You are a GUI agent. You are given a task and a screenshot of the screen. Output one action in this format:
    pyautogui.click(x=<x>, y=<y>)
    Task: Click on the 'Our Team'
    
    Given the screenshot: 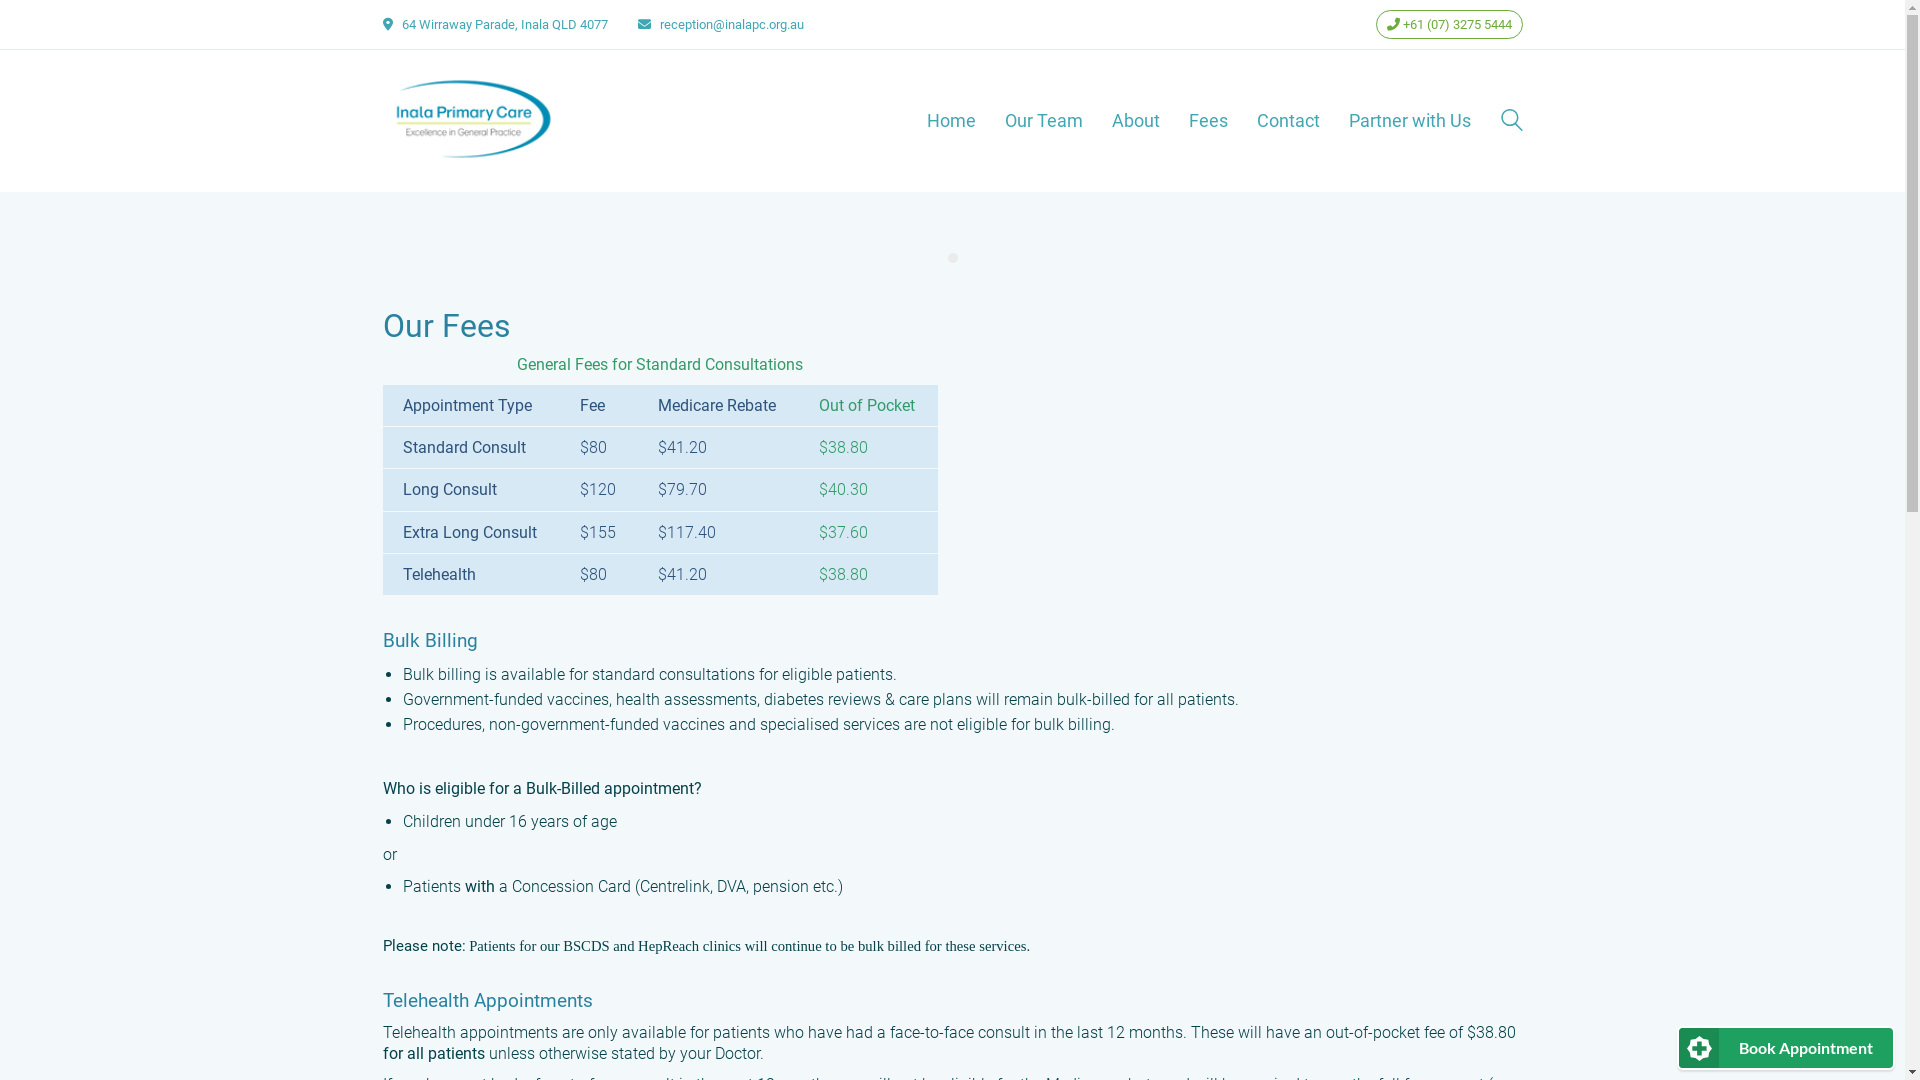 What is the action you would take?
    pyautogui.click(x=1041, y=120)
    